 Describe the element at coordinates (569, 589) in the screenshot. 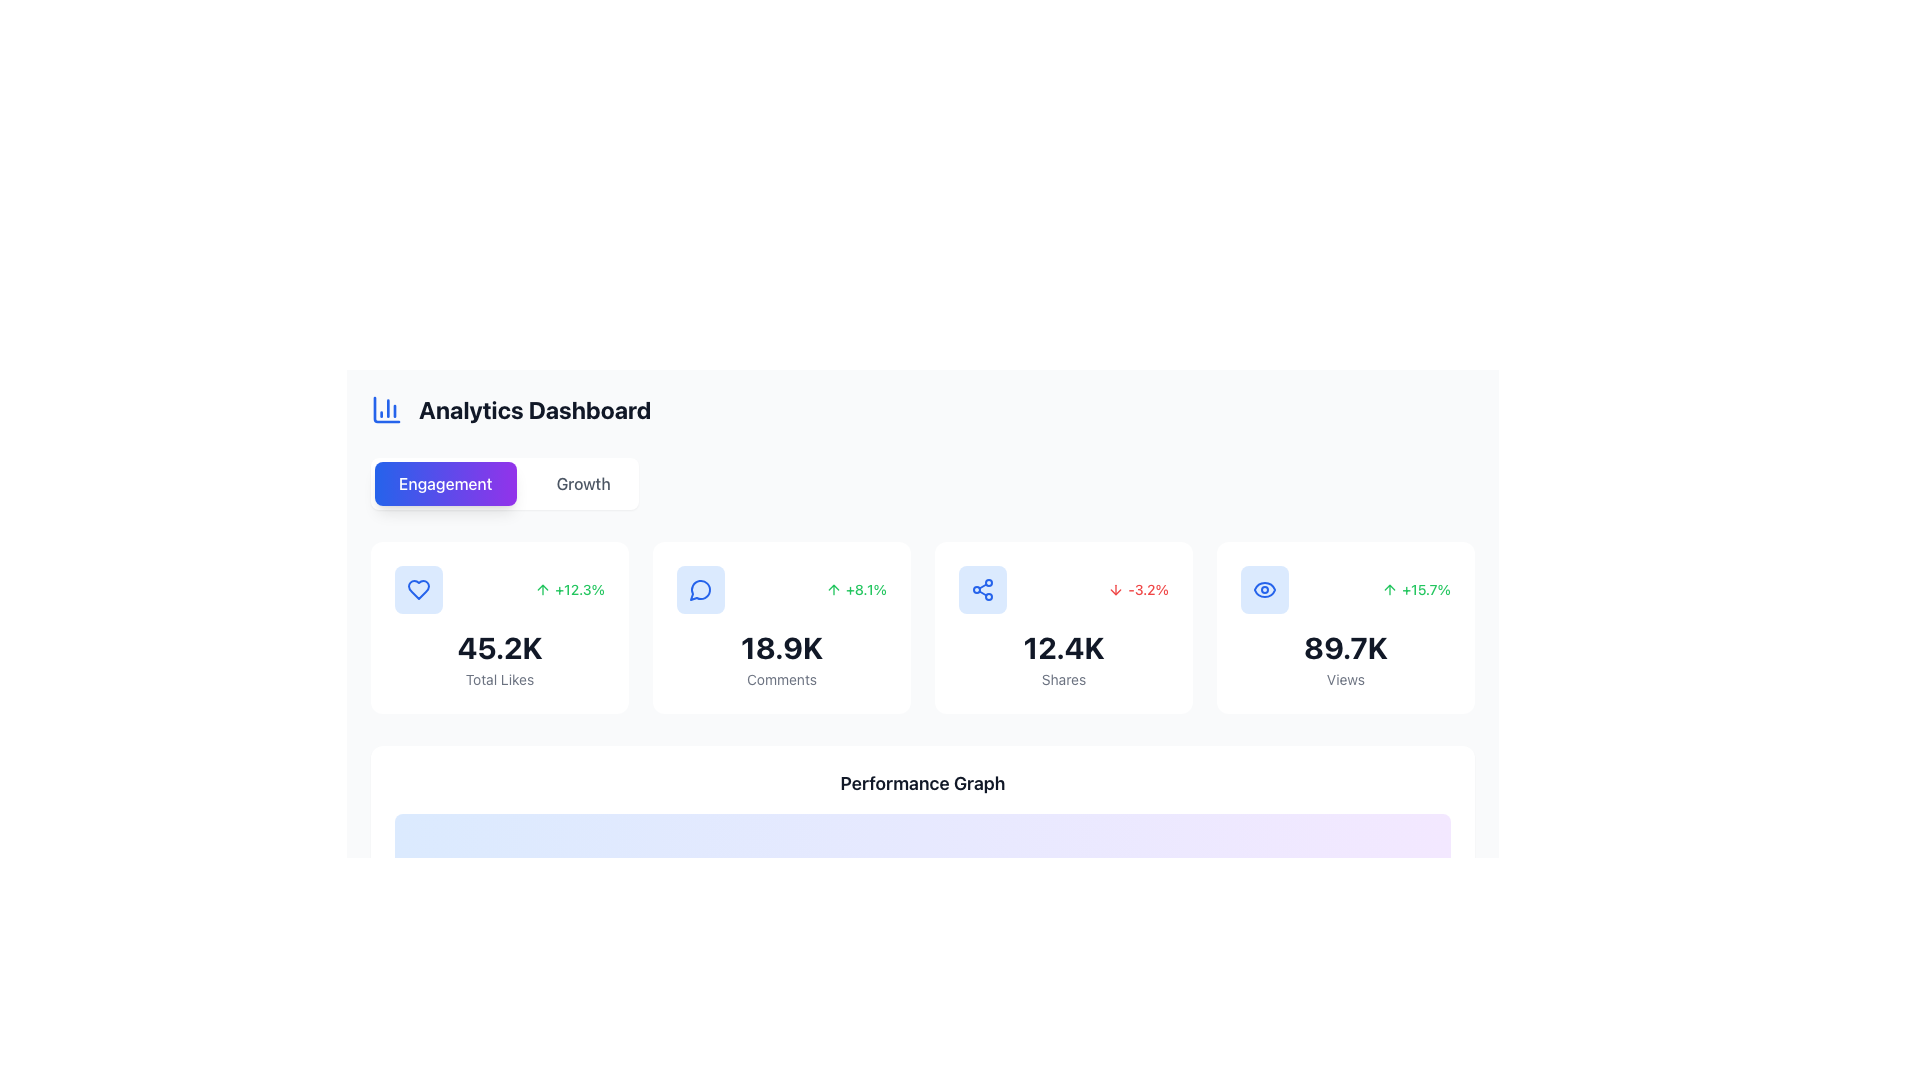

I see `the Text and Icon Label displaying a percentage change of '+12.3%' styled in green, located next to an upward-pointing arrow icon in the metrics for 'Total Likes'` at that location.